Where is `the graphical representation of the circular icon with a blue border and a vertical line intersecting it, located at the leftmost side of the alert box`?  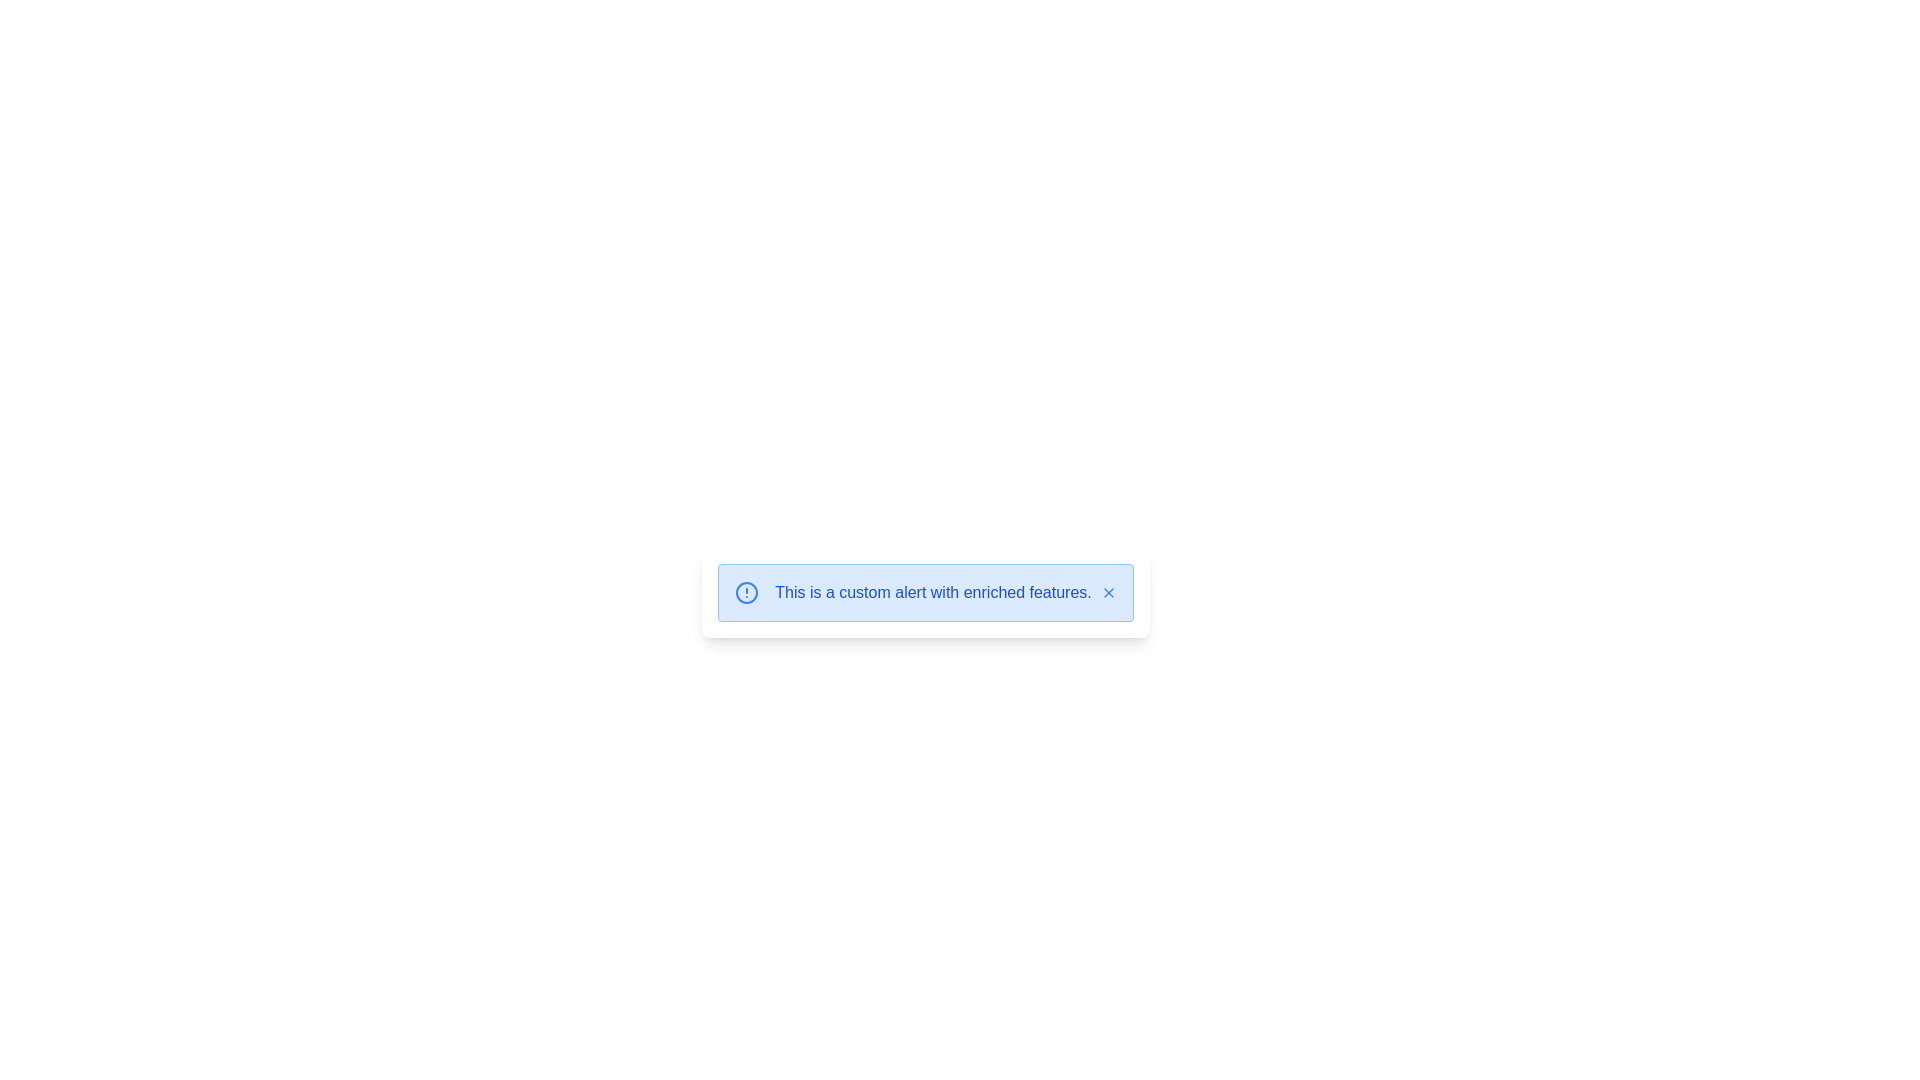 the graphical representation of the circular icon with a blue border and a vertical line intersecting it, located at the leftmost side of the alert box is located at coordinates (745, 592).